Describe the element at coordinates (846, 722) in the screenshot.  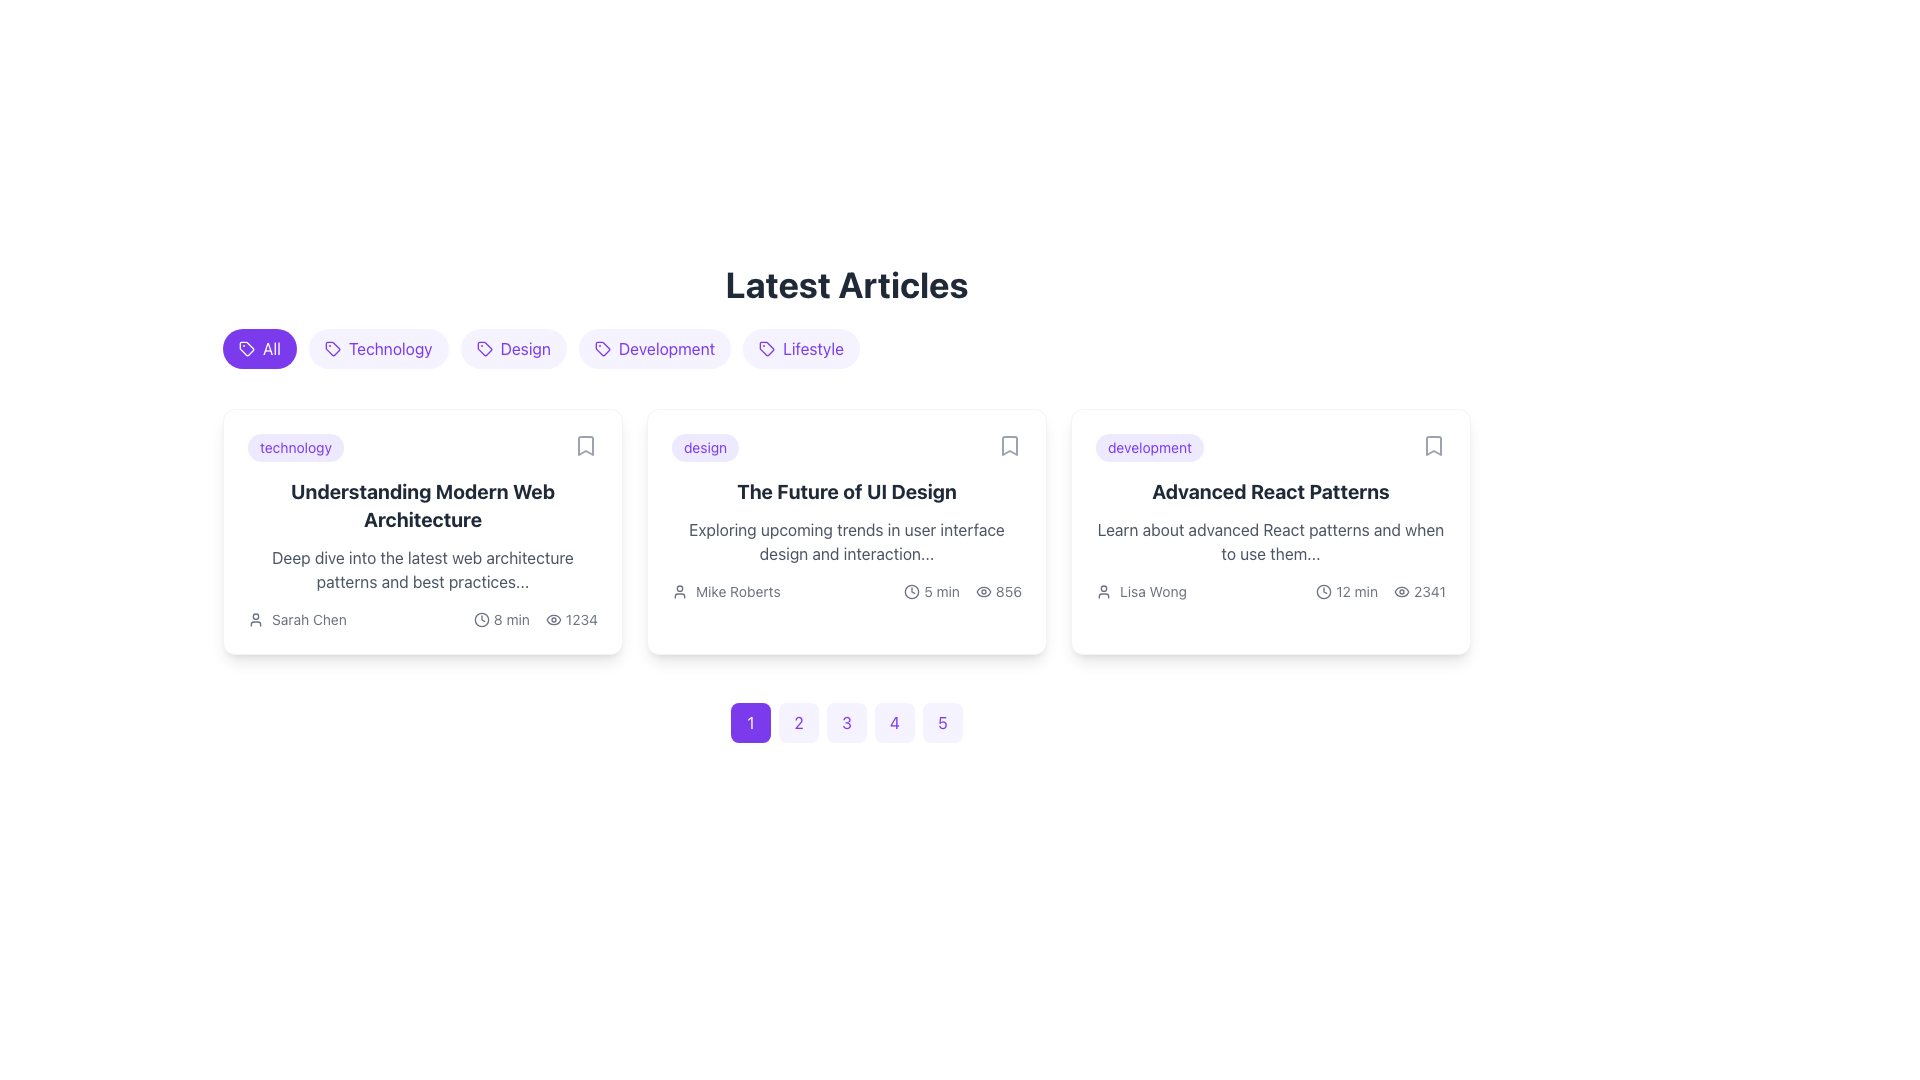
I see `the pagination button with a light violet background and the numeral '3'` at that location.